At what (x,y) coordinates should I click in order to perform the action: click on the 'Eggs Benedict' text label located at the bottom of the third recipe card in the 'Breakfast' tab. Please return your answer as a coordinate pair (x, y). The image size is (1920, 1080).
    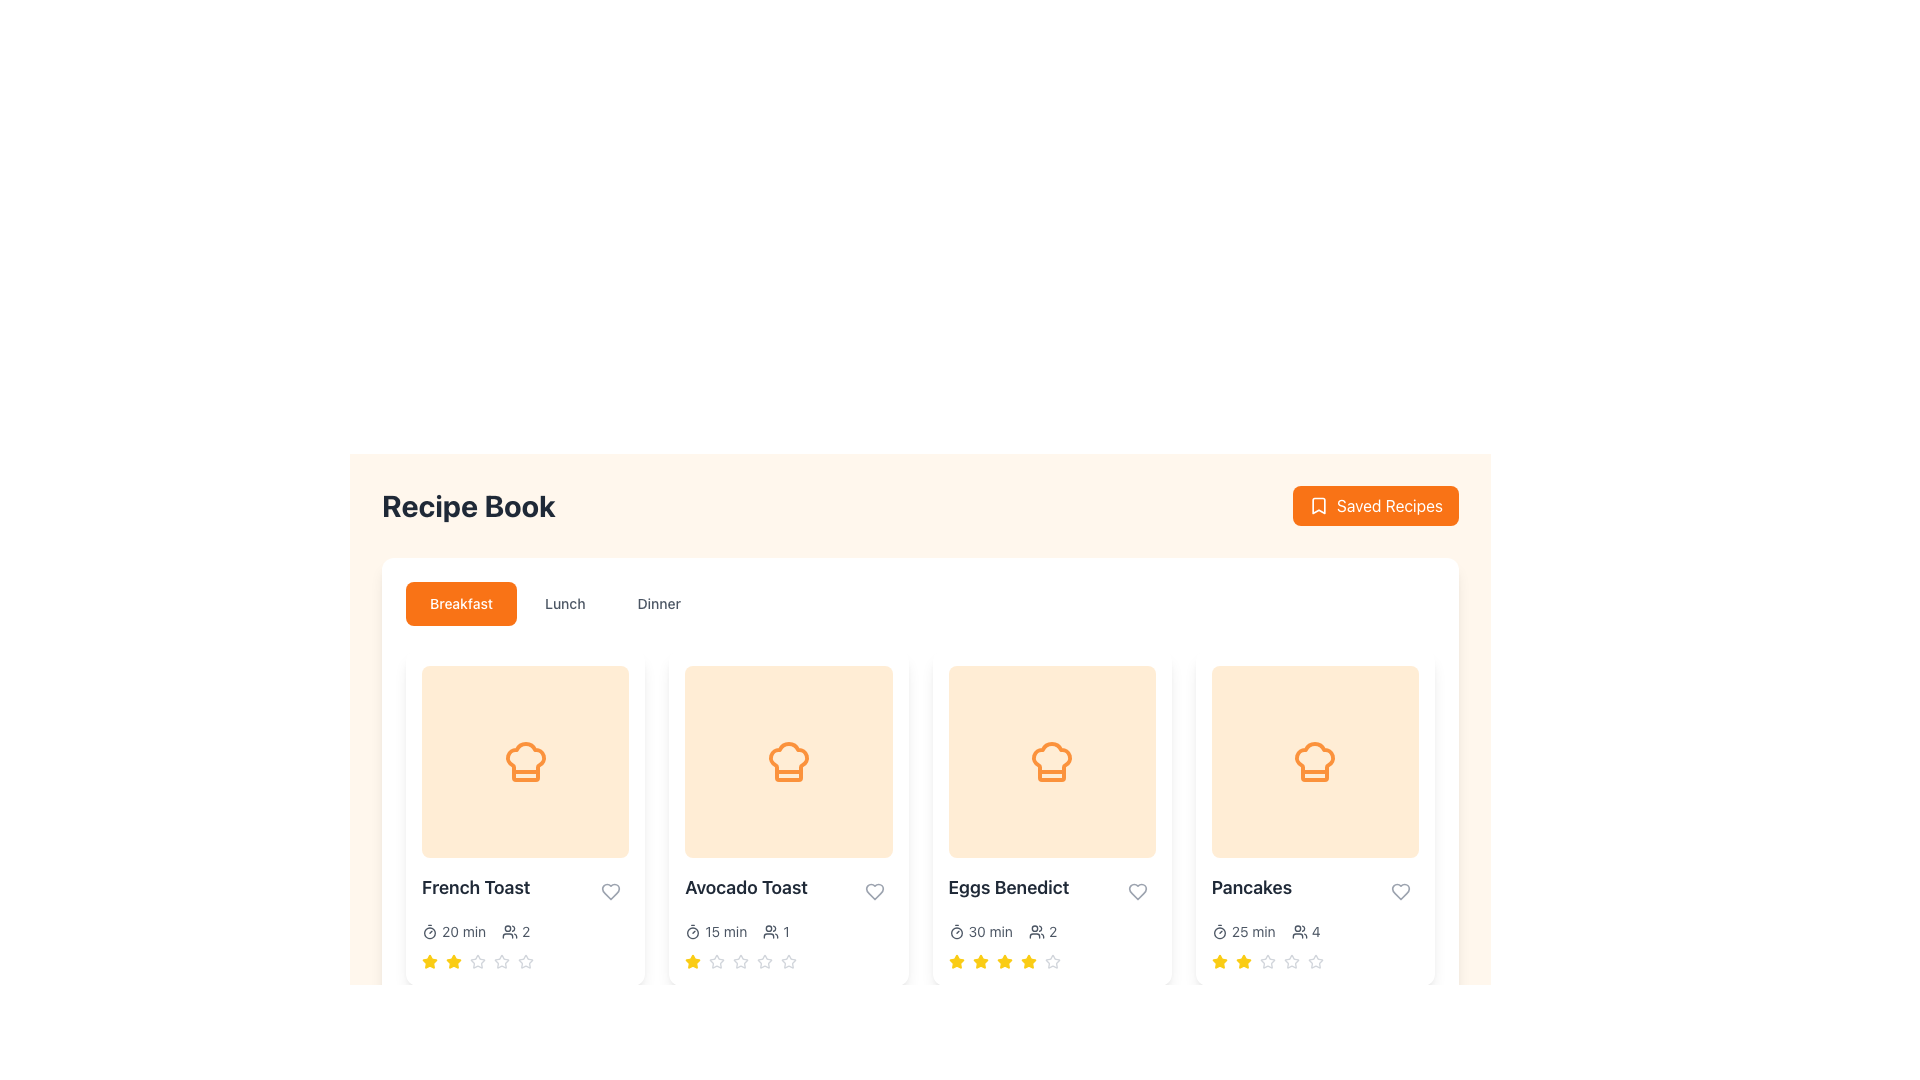
    Looking at the image, I should click on (1008, 886).